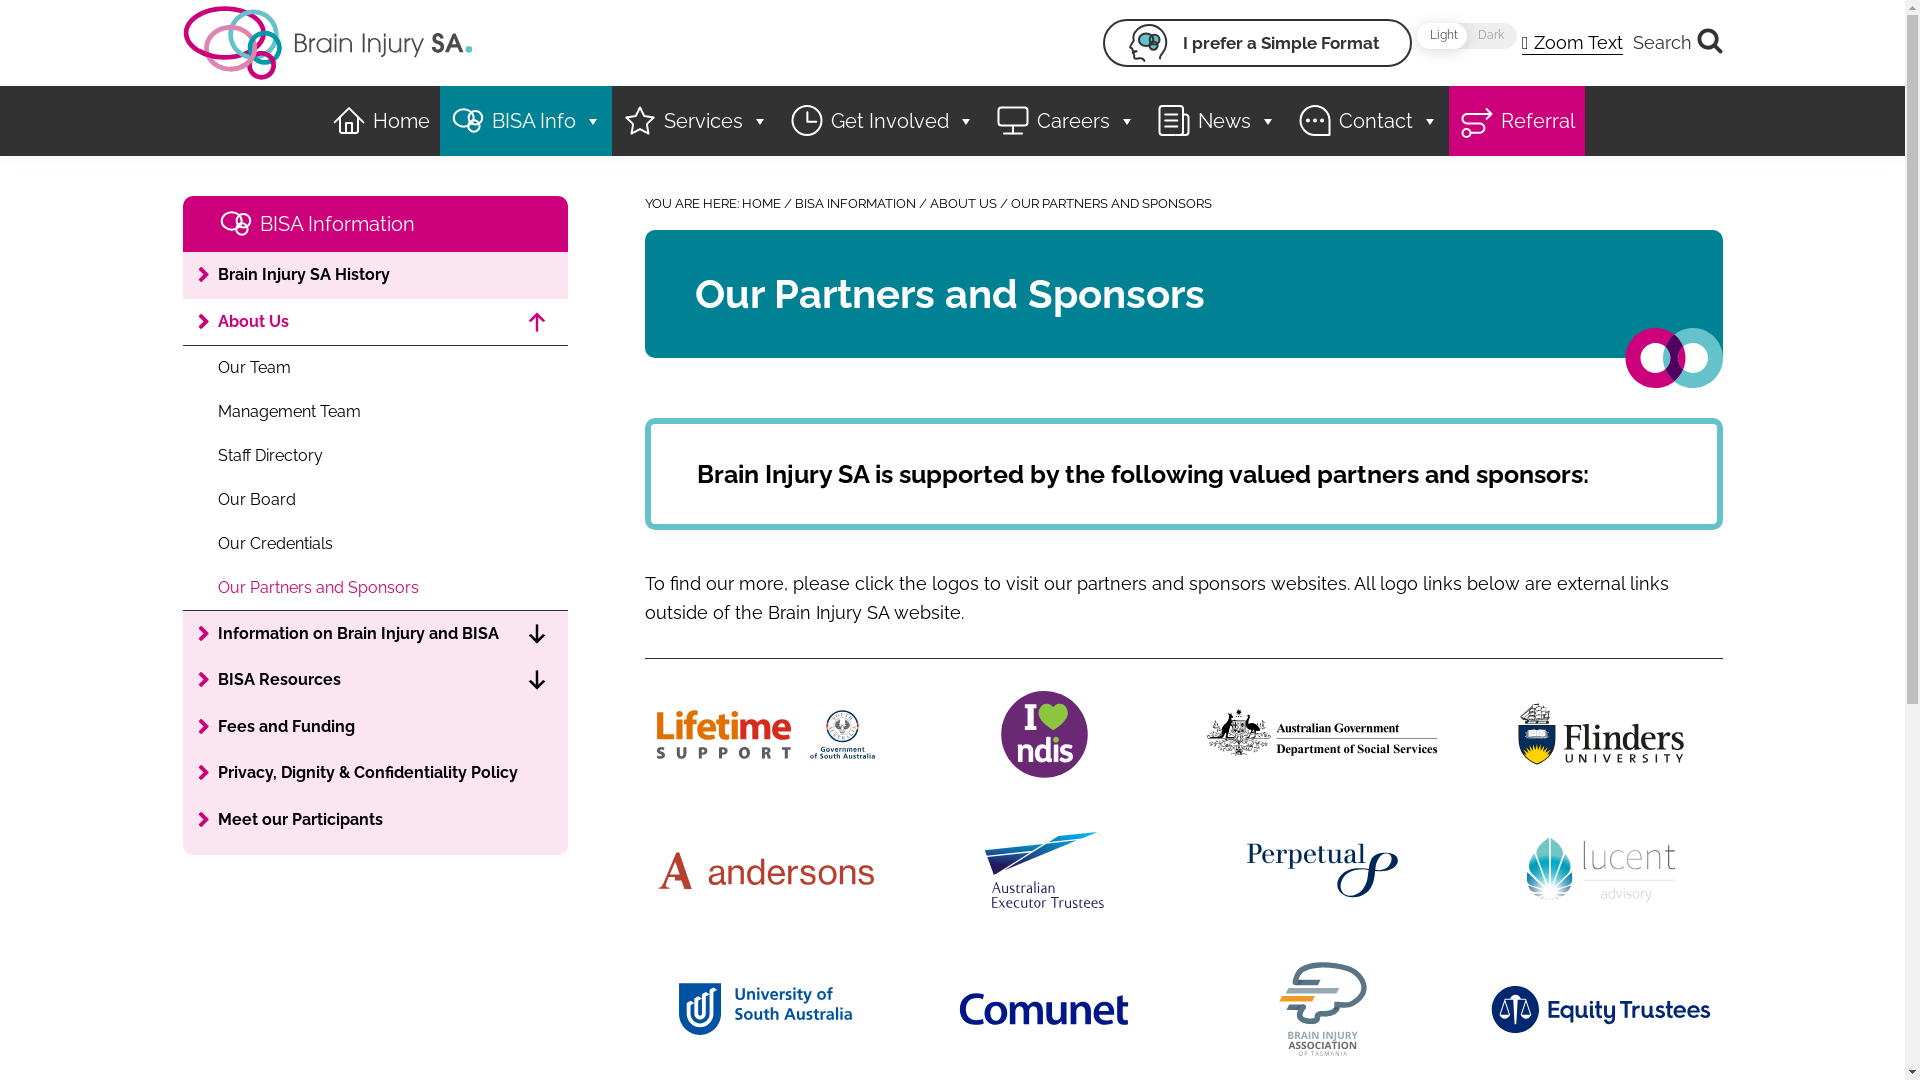 This screenshot has height=1080, width=1920. I want to click on 'Our Credentials', so click(374, 543).